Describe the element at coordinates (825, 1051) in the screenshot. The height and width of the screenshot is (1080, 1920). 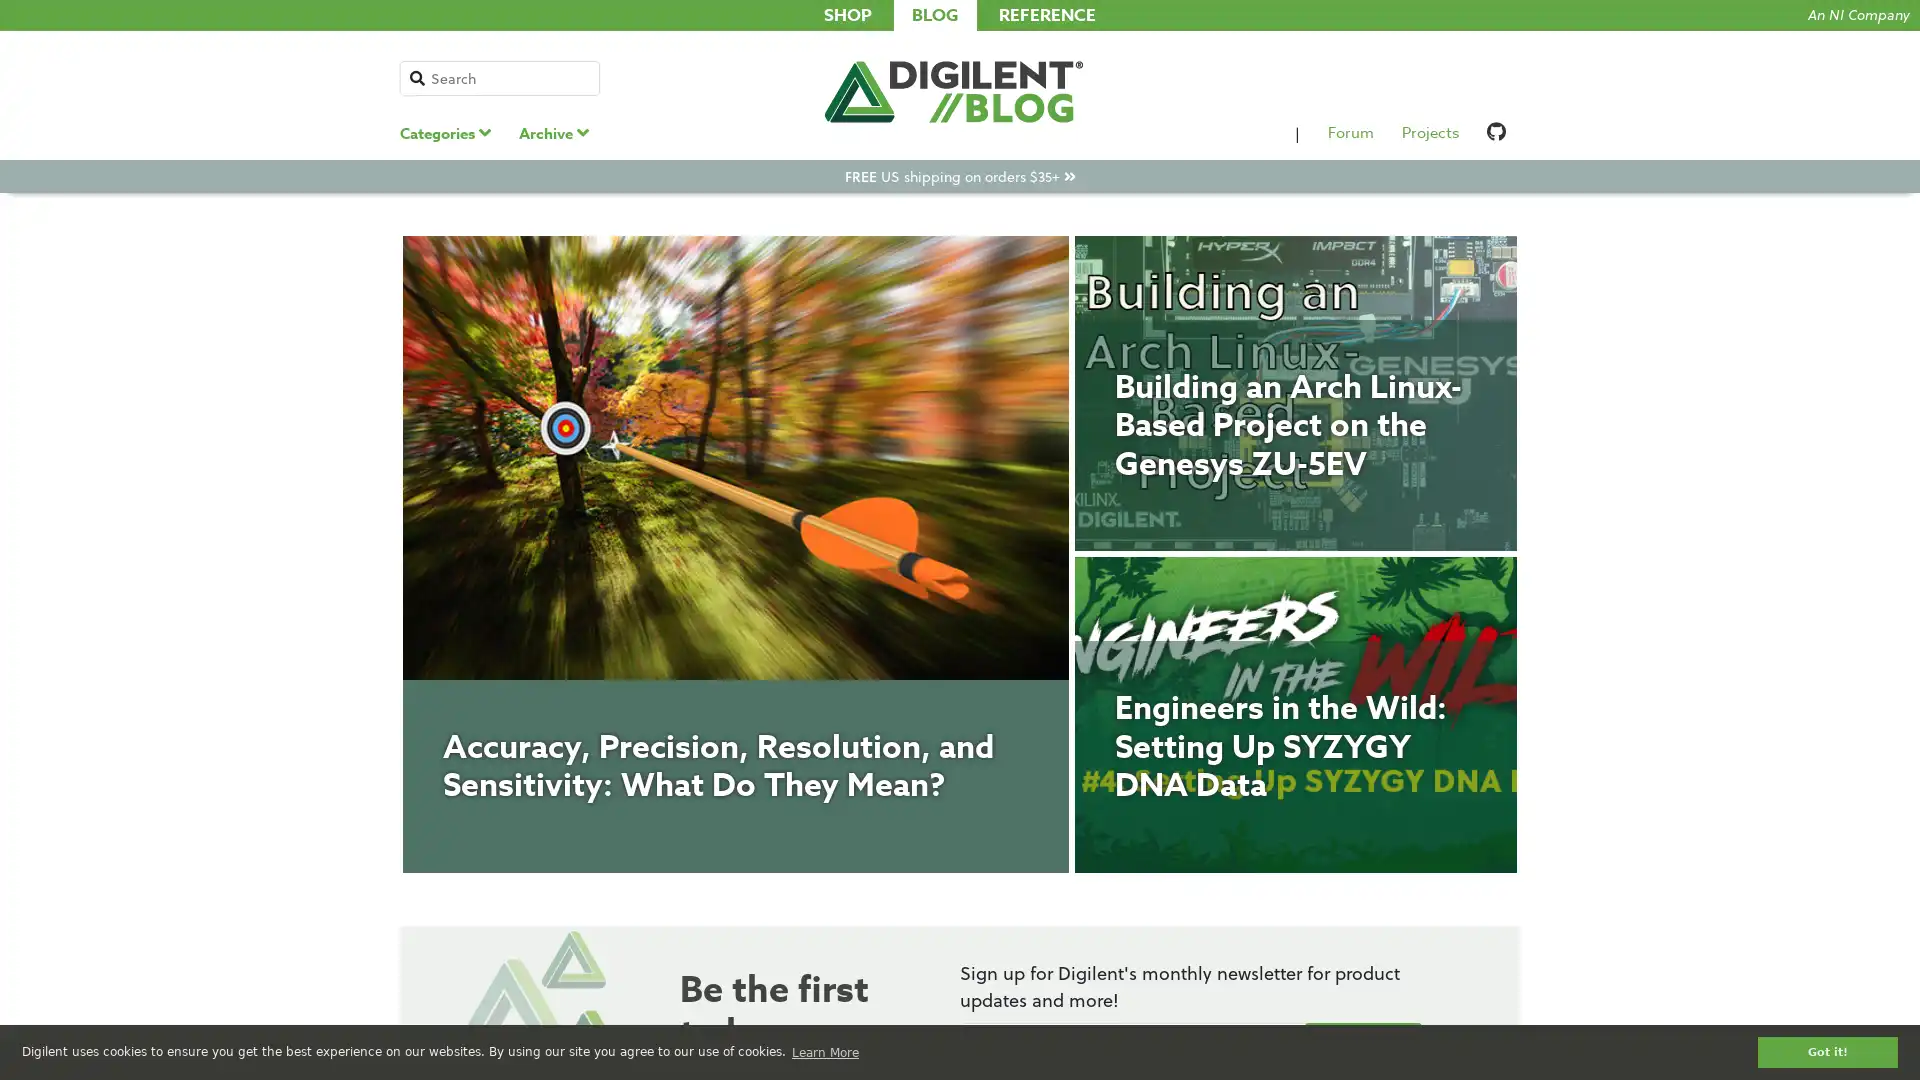
I see `learn more about cookies` at that location.